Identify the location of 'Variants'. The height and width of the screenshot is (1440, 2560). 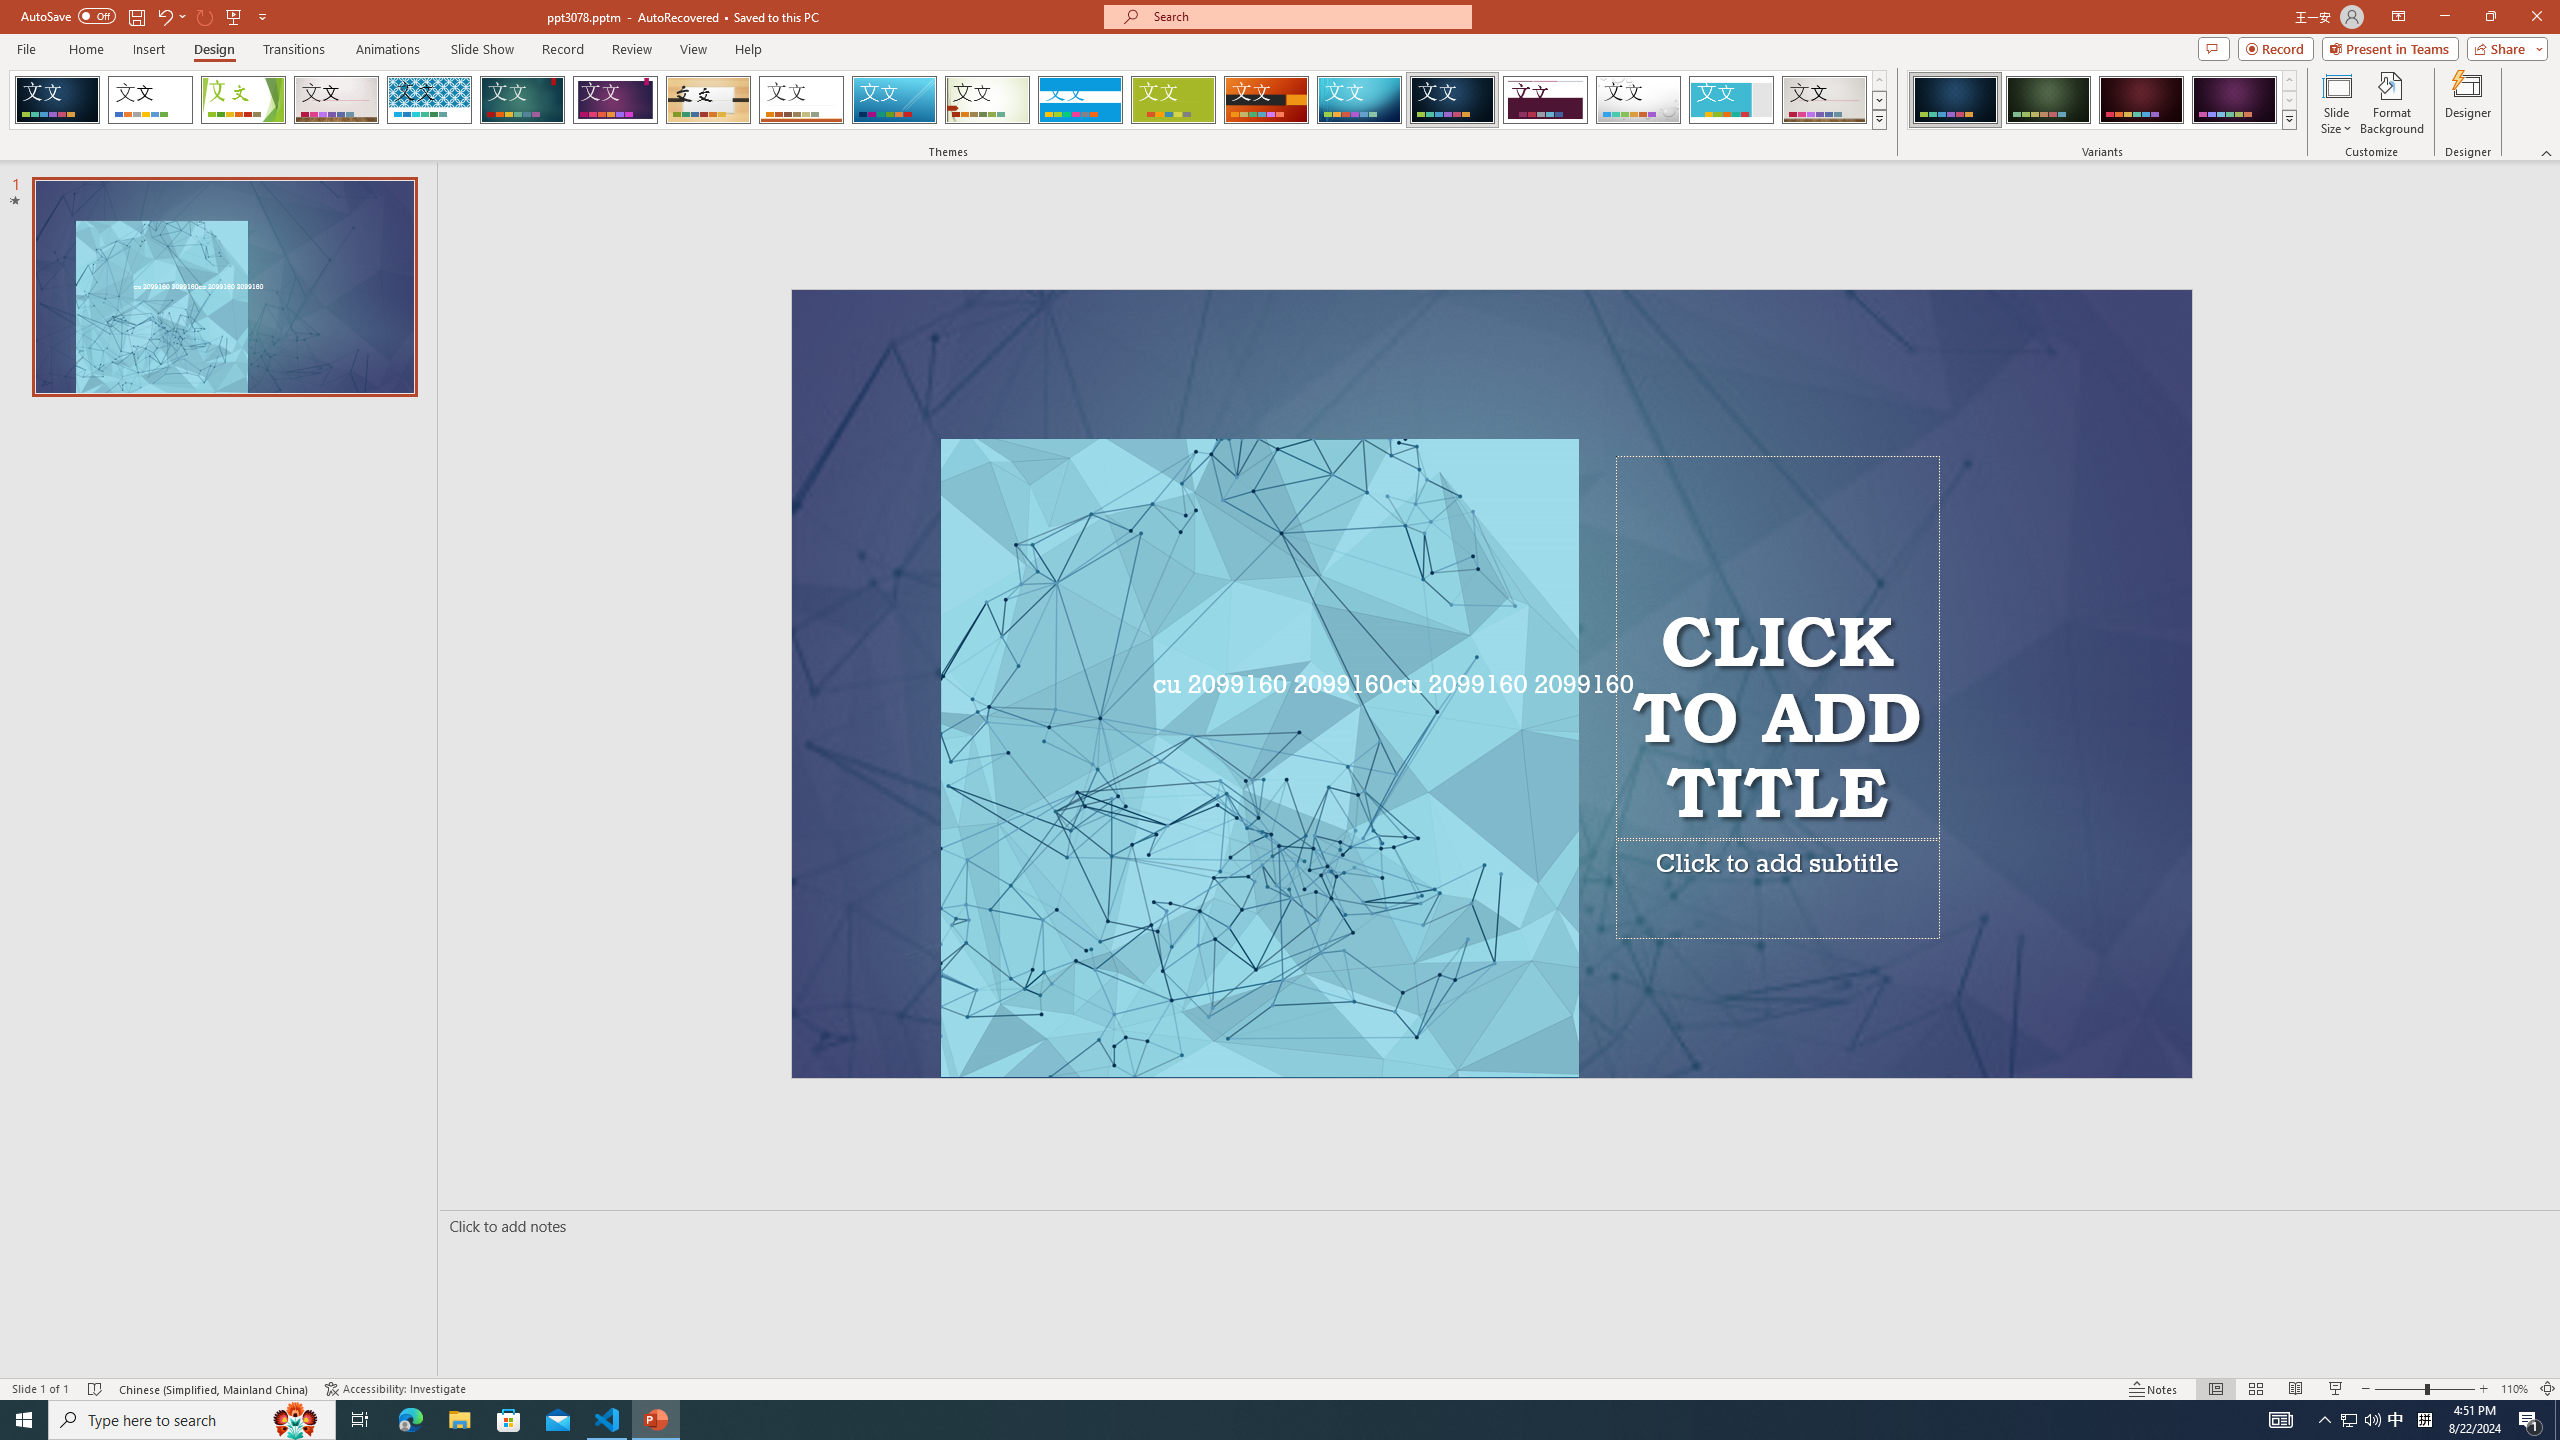
(2287, 118).